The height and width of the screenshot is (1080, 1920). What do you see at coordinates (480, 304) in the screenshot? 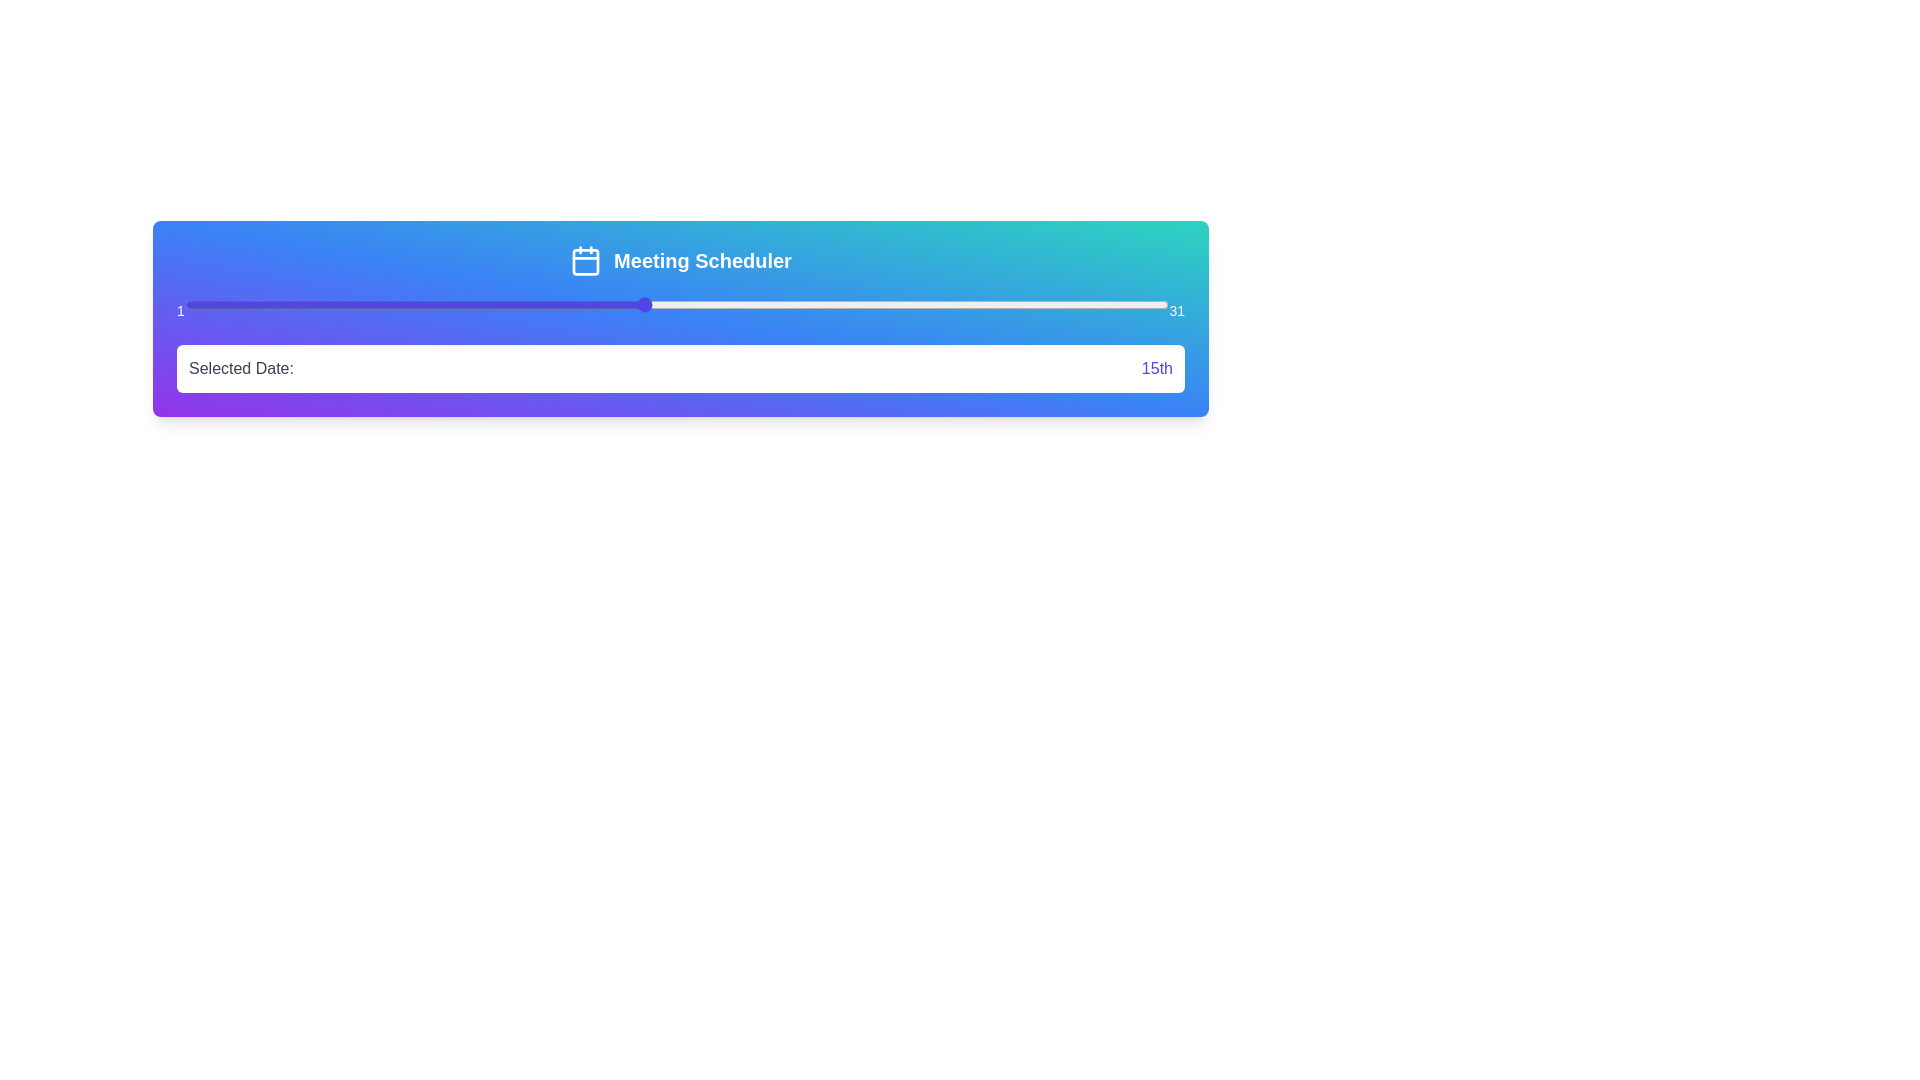
I see `the slider` at bounding box center [480, 304].